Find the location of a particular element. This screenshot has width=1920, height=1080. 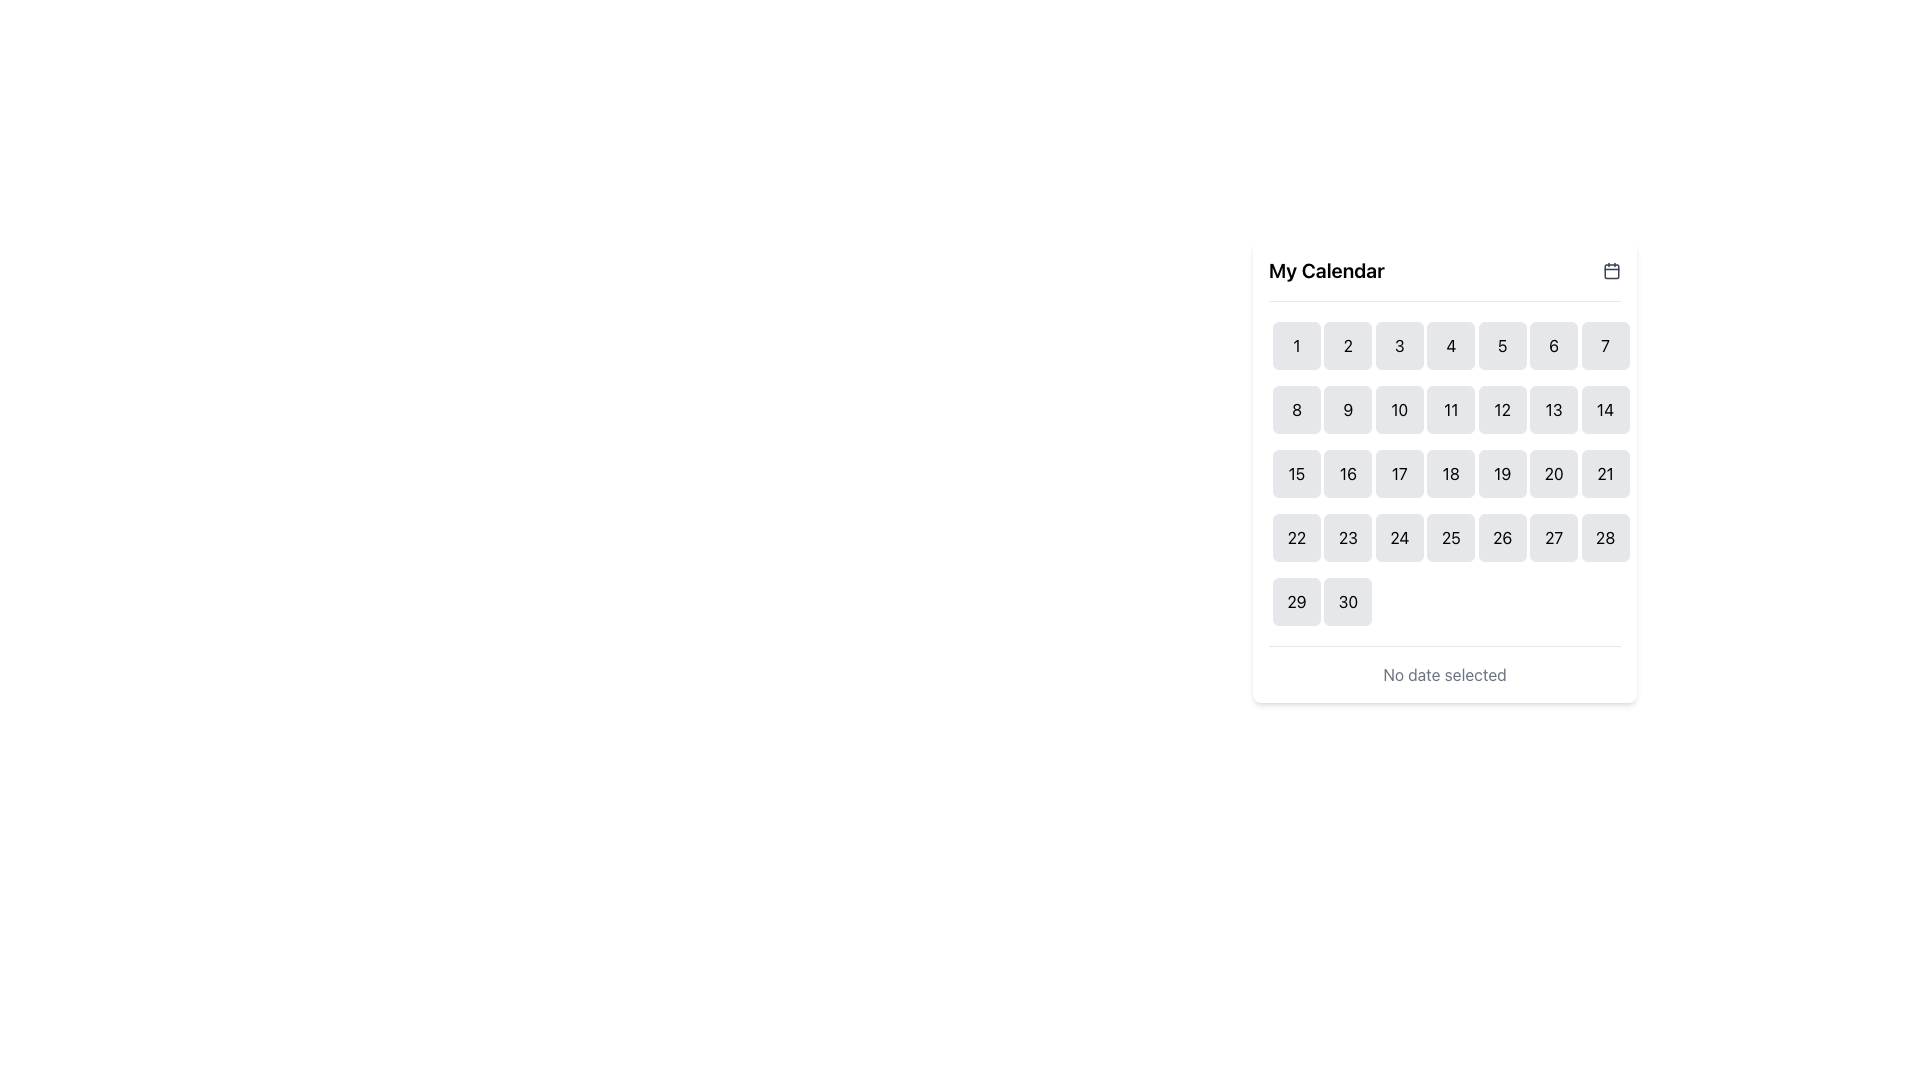

the calendar day cell displaying the number '19' is located at coordinates (1502, 474).